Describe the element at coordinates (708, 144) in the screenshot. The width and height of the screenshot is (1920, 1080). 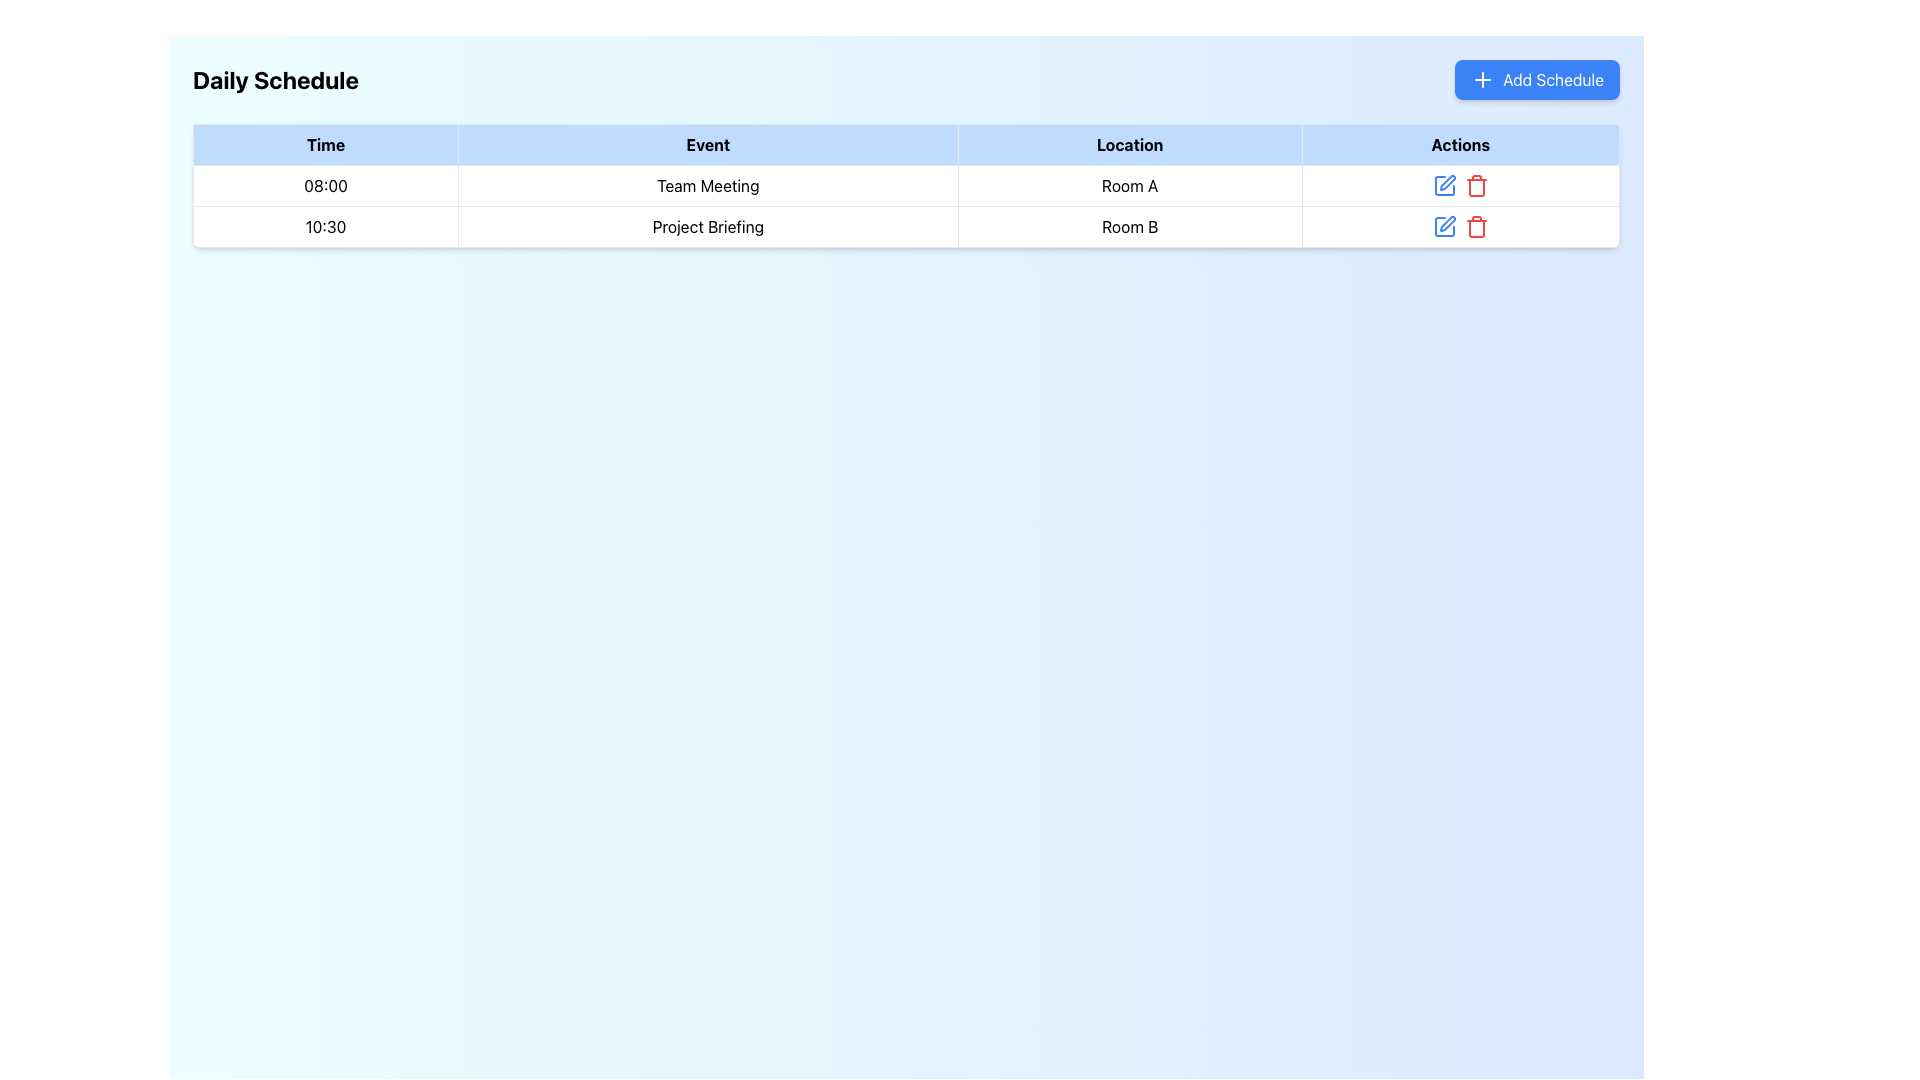
I see `the Table Header Cell designated for 'Events', which is the second column header in the data table` at that location.